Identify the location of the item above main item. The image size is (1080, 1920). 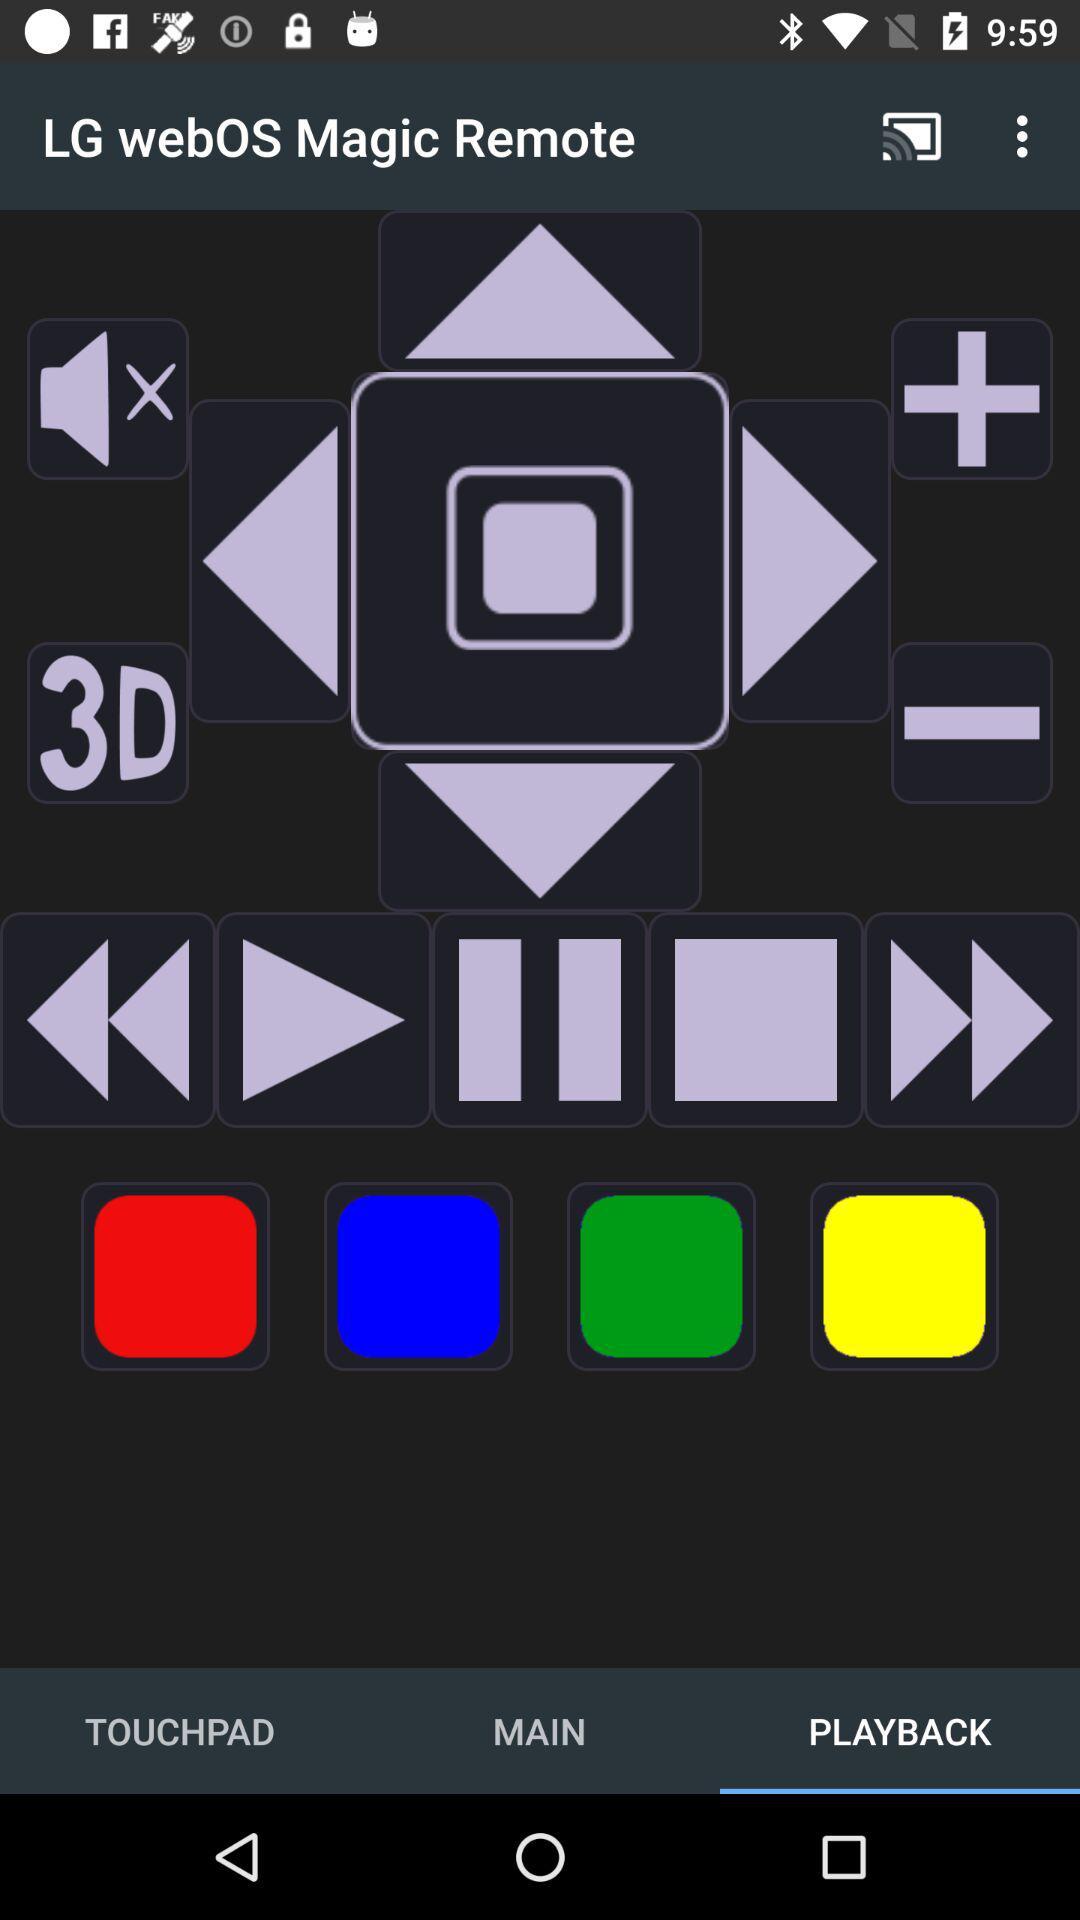
(661, 1275).